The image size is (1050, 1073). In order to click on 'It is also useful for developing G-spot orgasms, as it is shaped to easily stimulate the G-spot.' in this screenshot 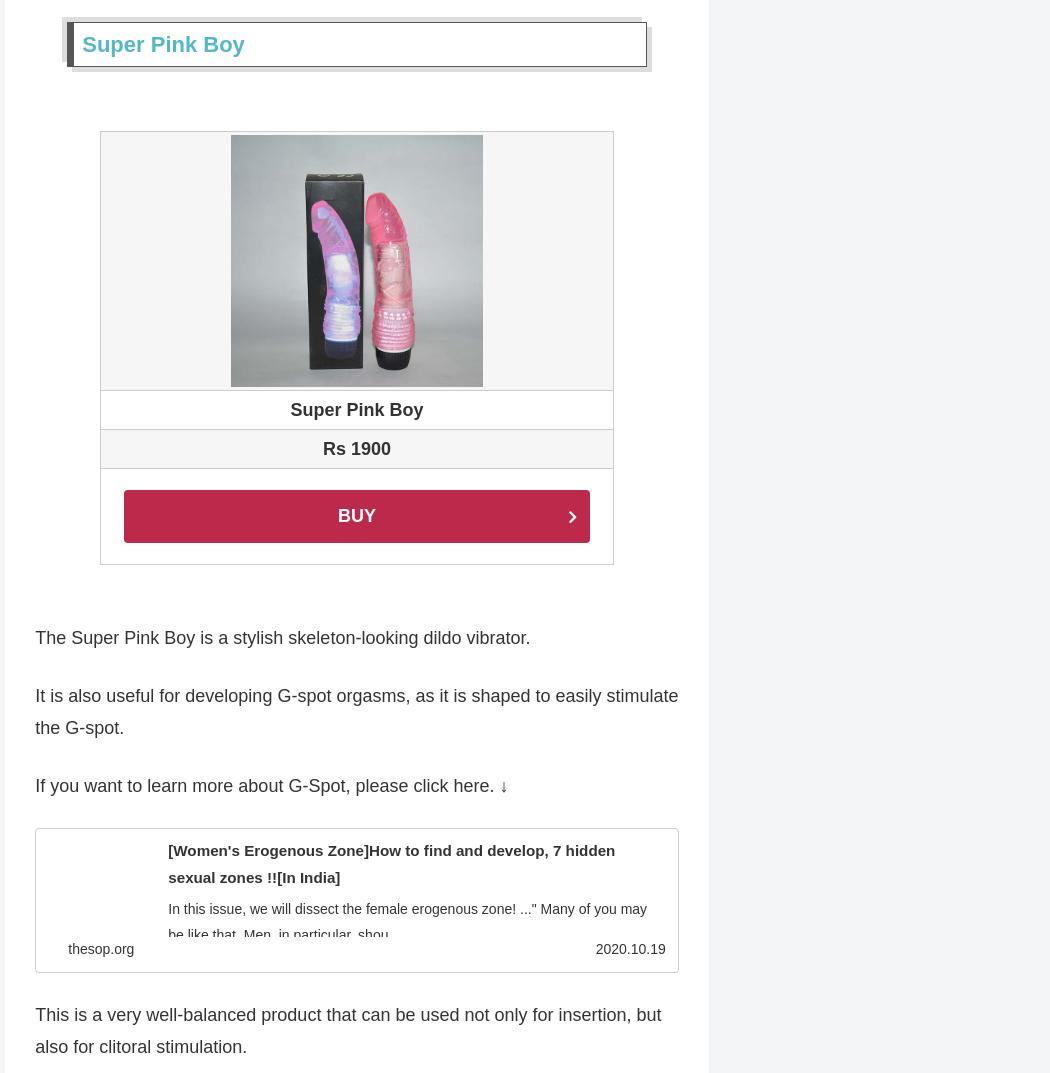, I will do `click(355, 713)`.